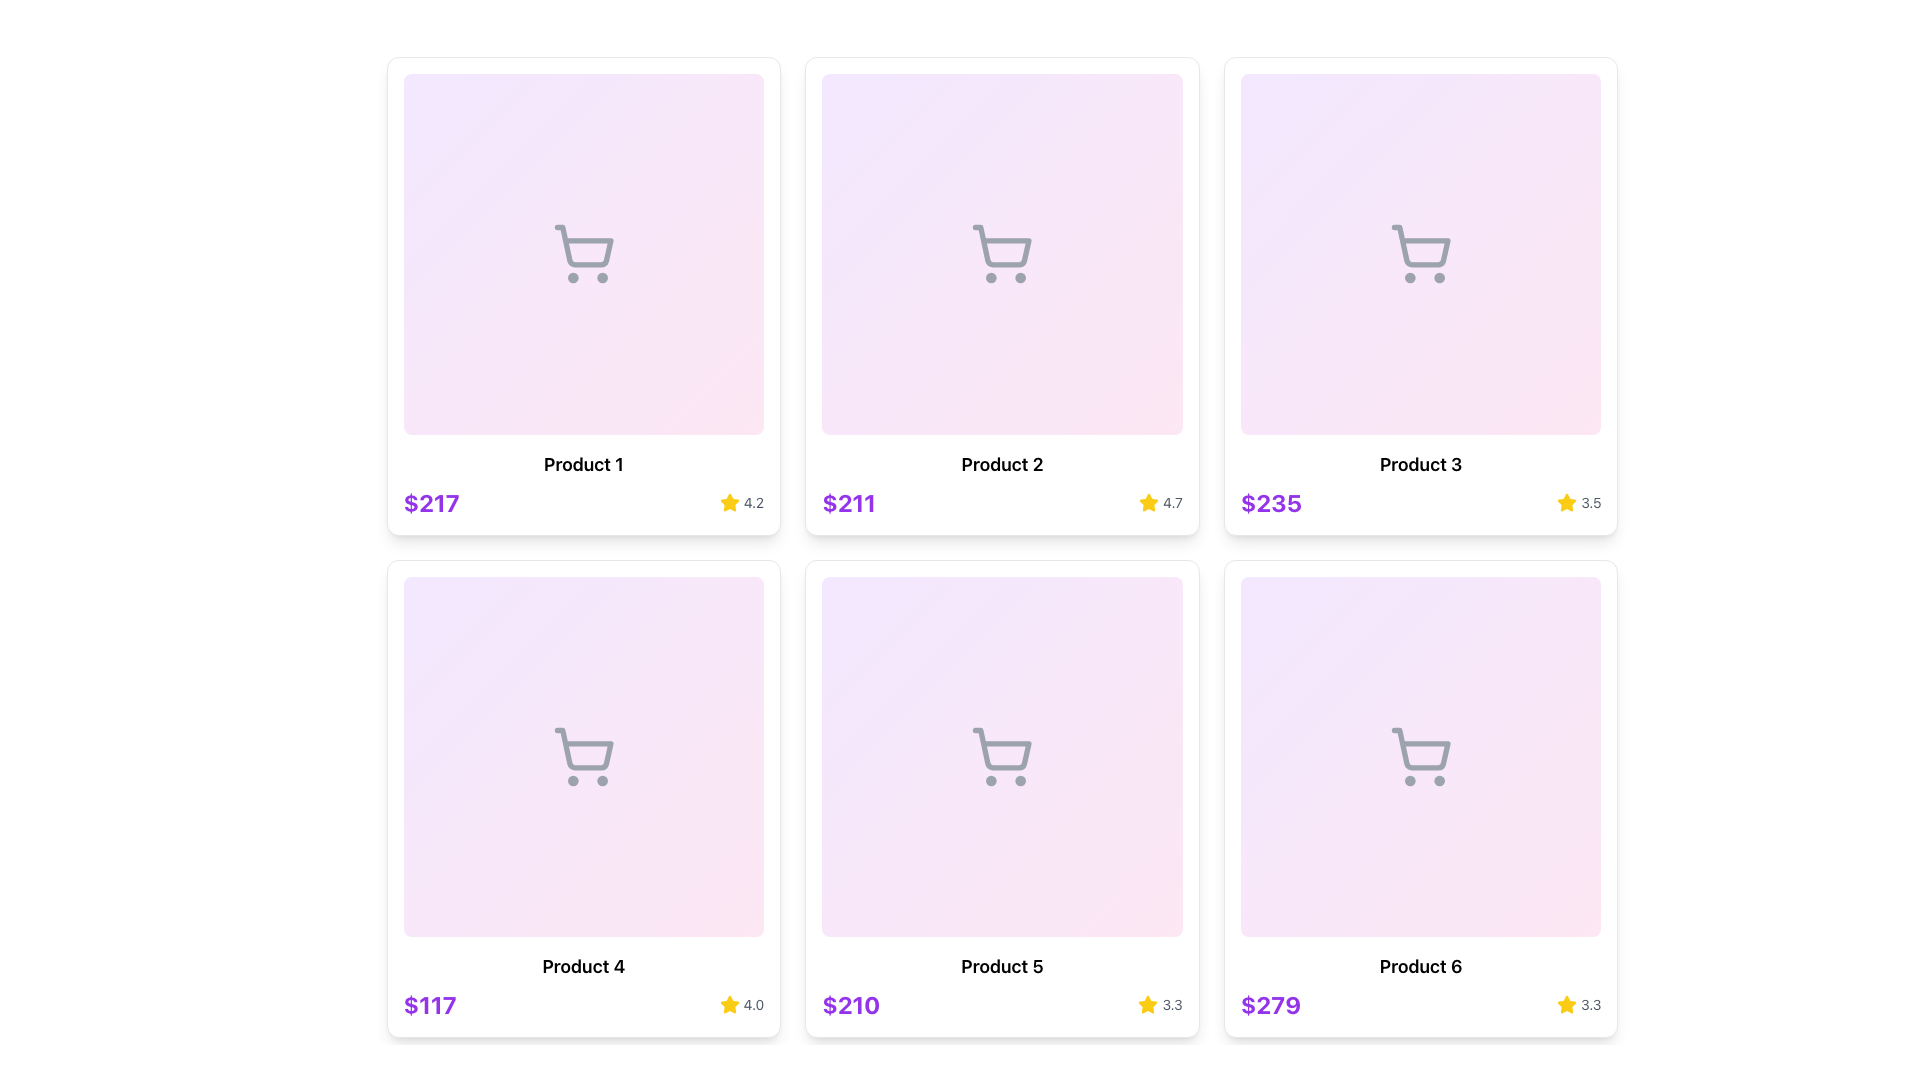 Image resolution: width=1920 pixels, height=1080 pixels. Describe the element at coordinates (728, 1005) in the screenshot. I see `the rating represented by the star icon located at the bottom-right corner of the card for 'Product 4'` at that location.